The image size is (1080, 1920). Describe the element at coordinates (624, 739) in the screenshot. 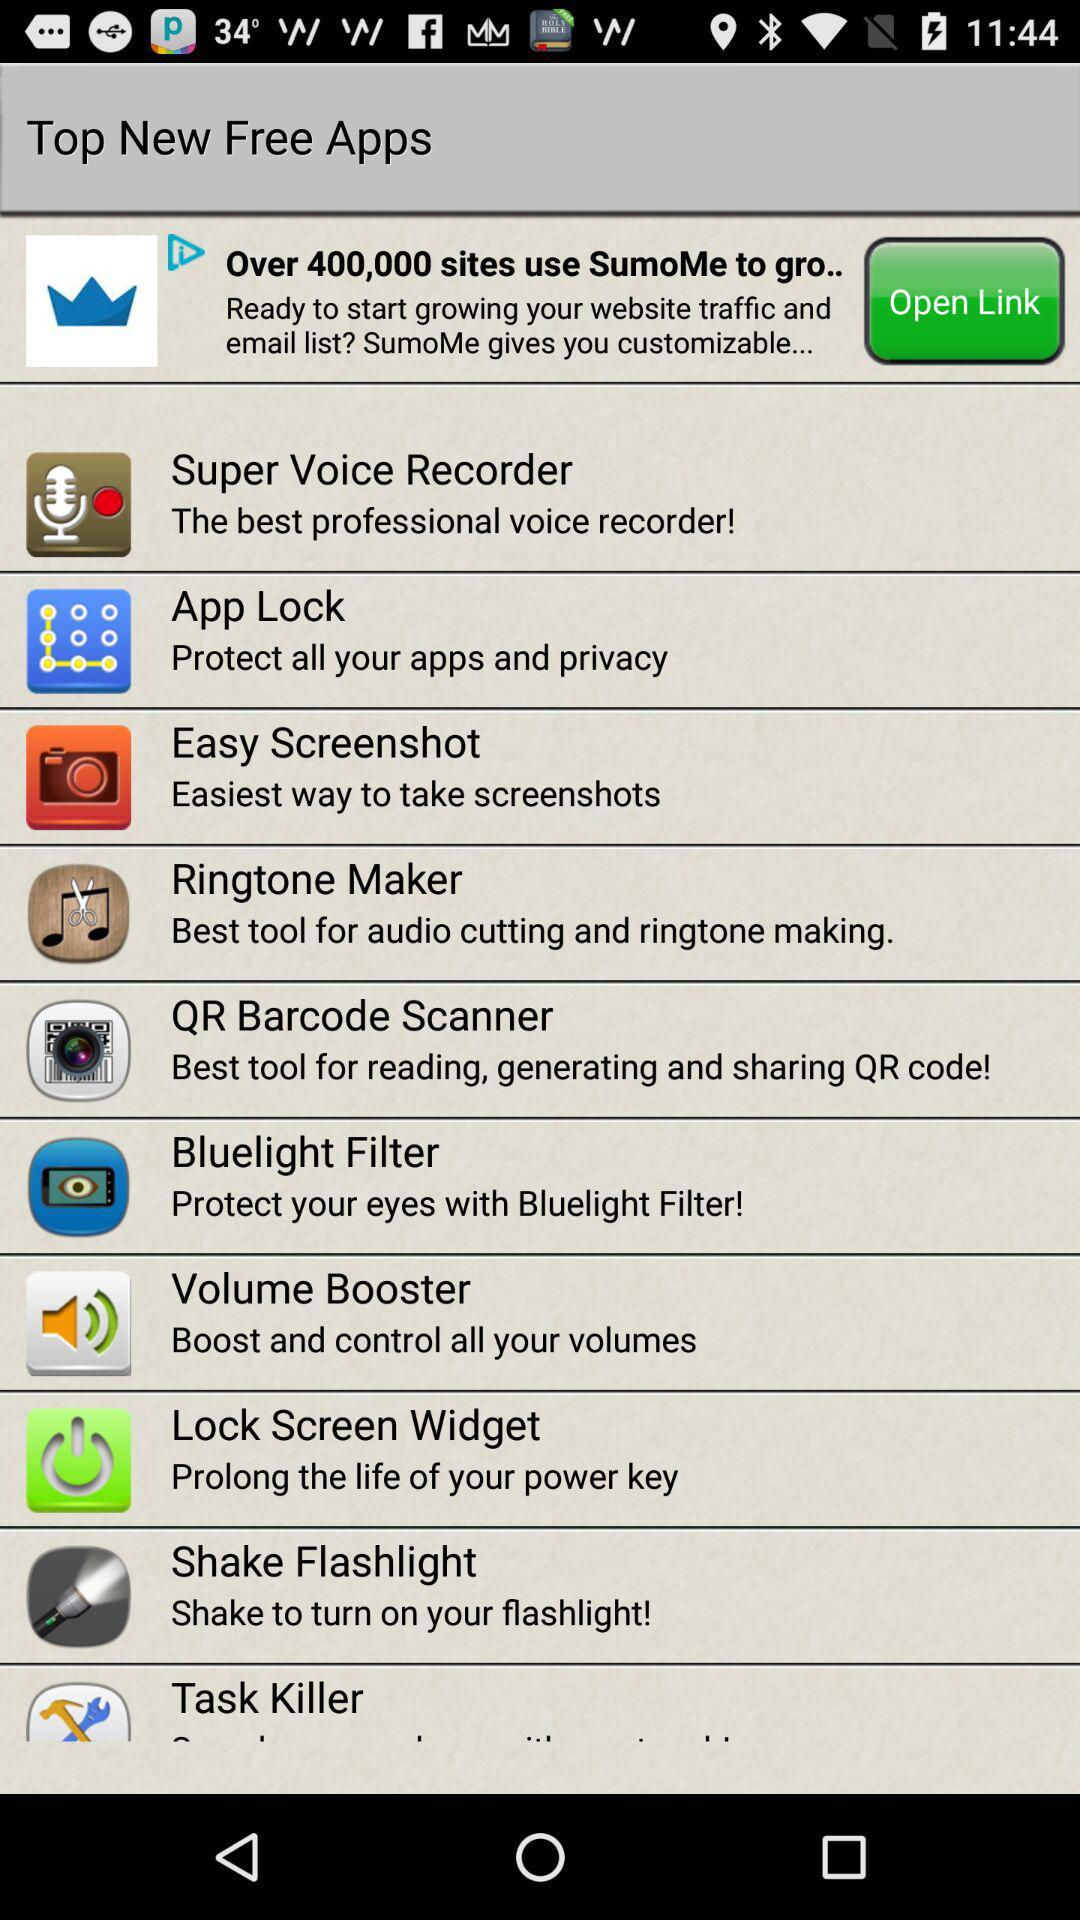

I see `easy screenshot icon` at that location.